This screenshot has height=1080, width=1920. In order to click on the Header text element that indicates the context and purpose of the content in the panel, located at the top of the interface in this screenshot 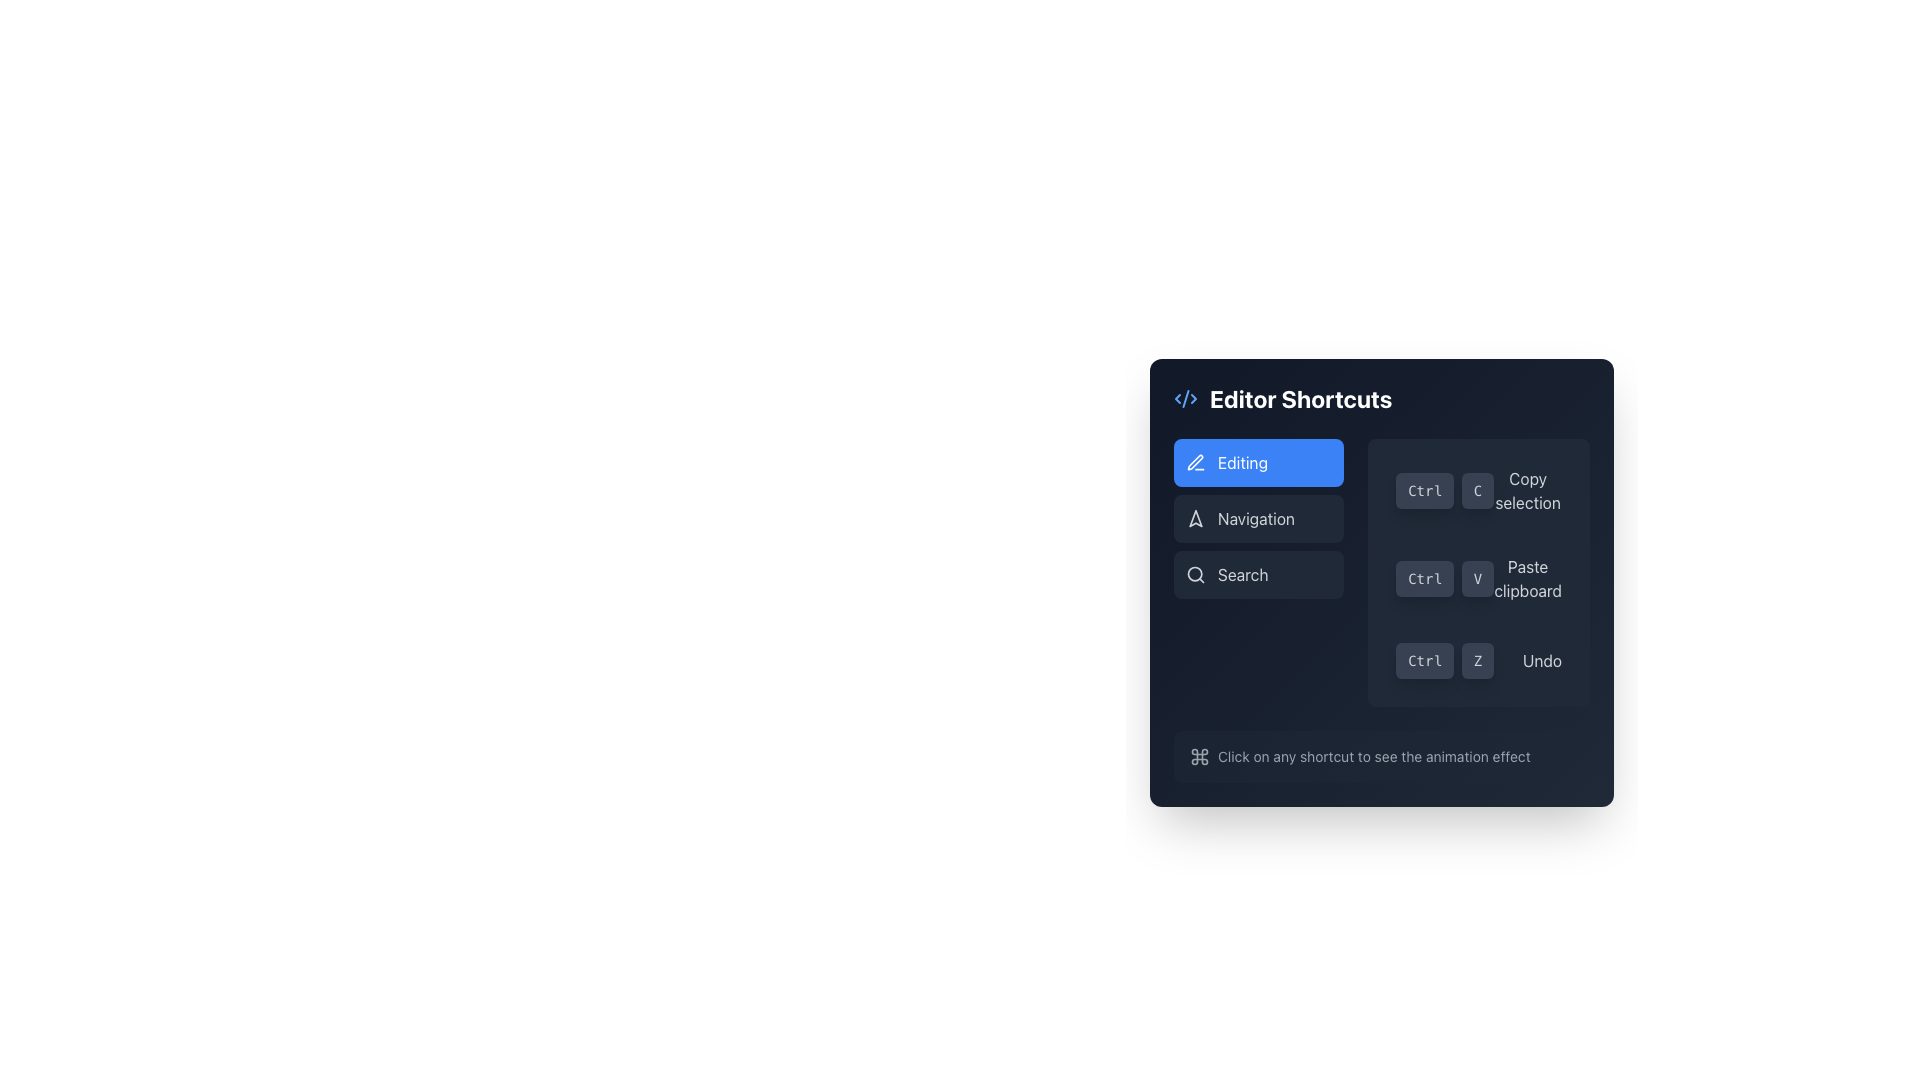, I will do `click(1381, 398)`.